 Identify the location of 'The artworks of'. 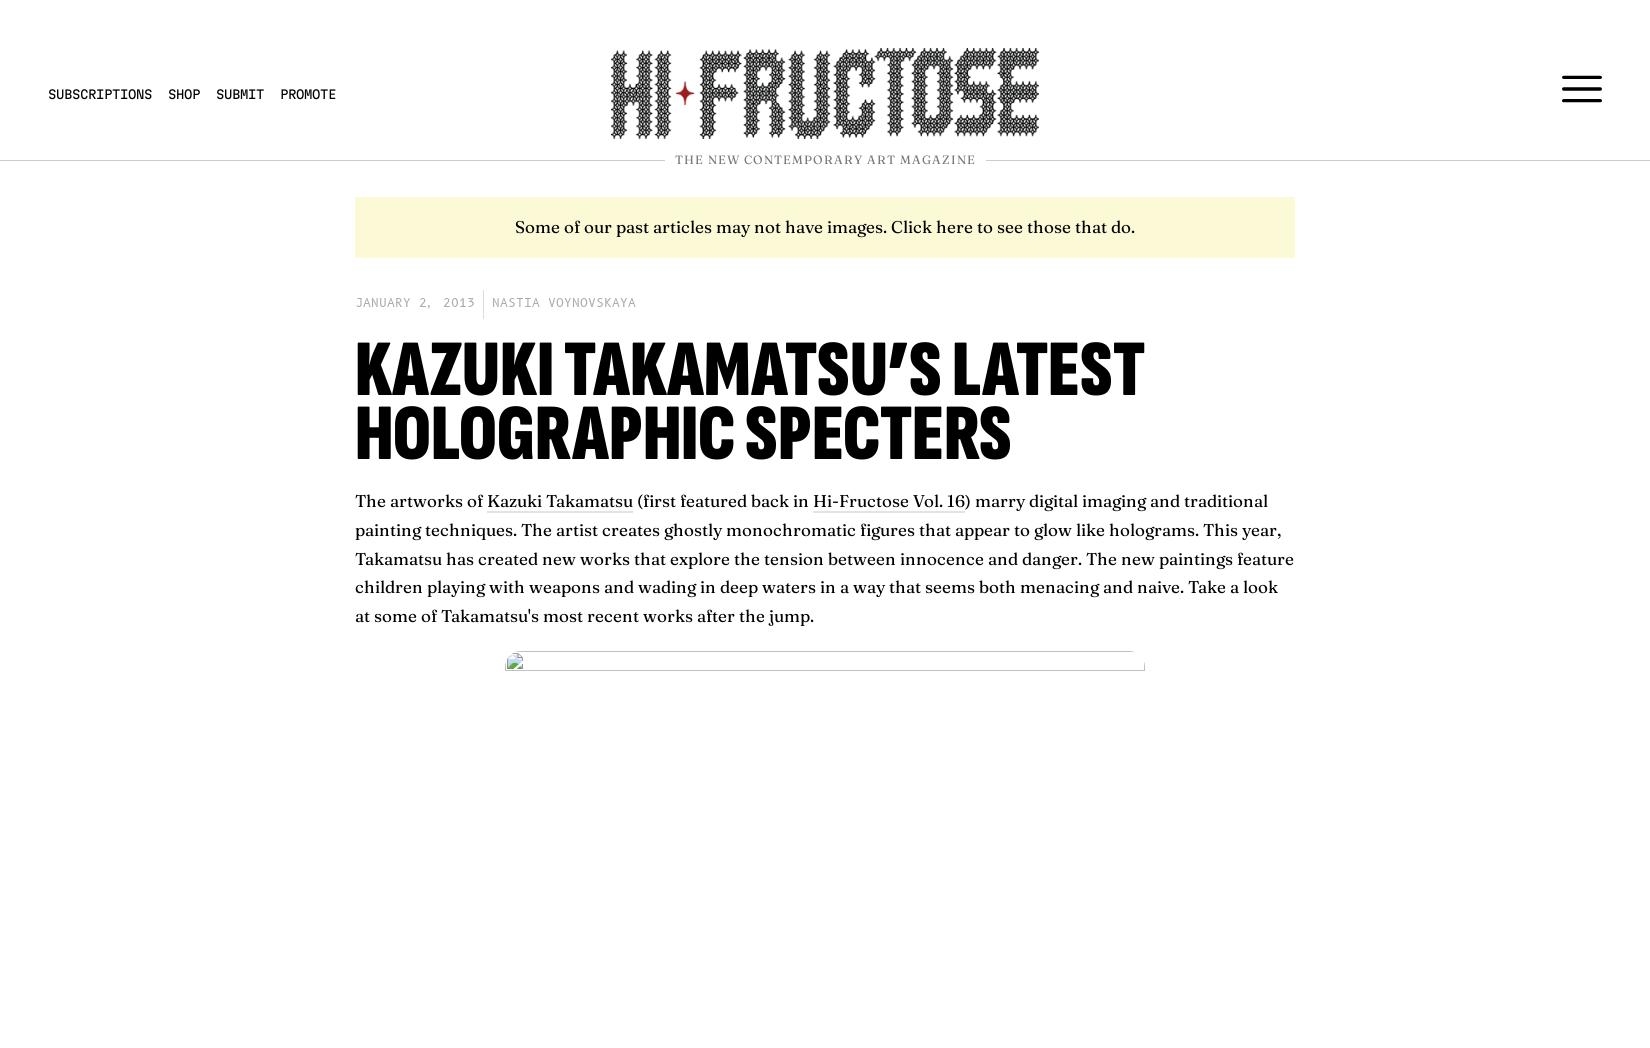
(420, 499).